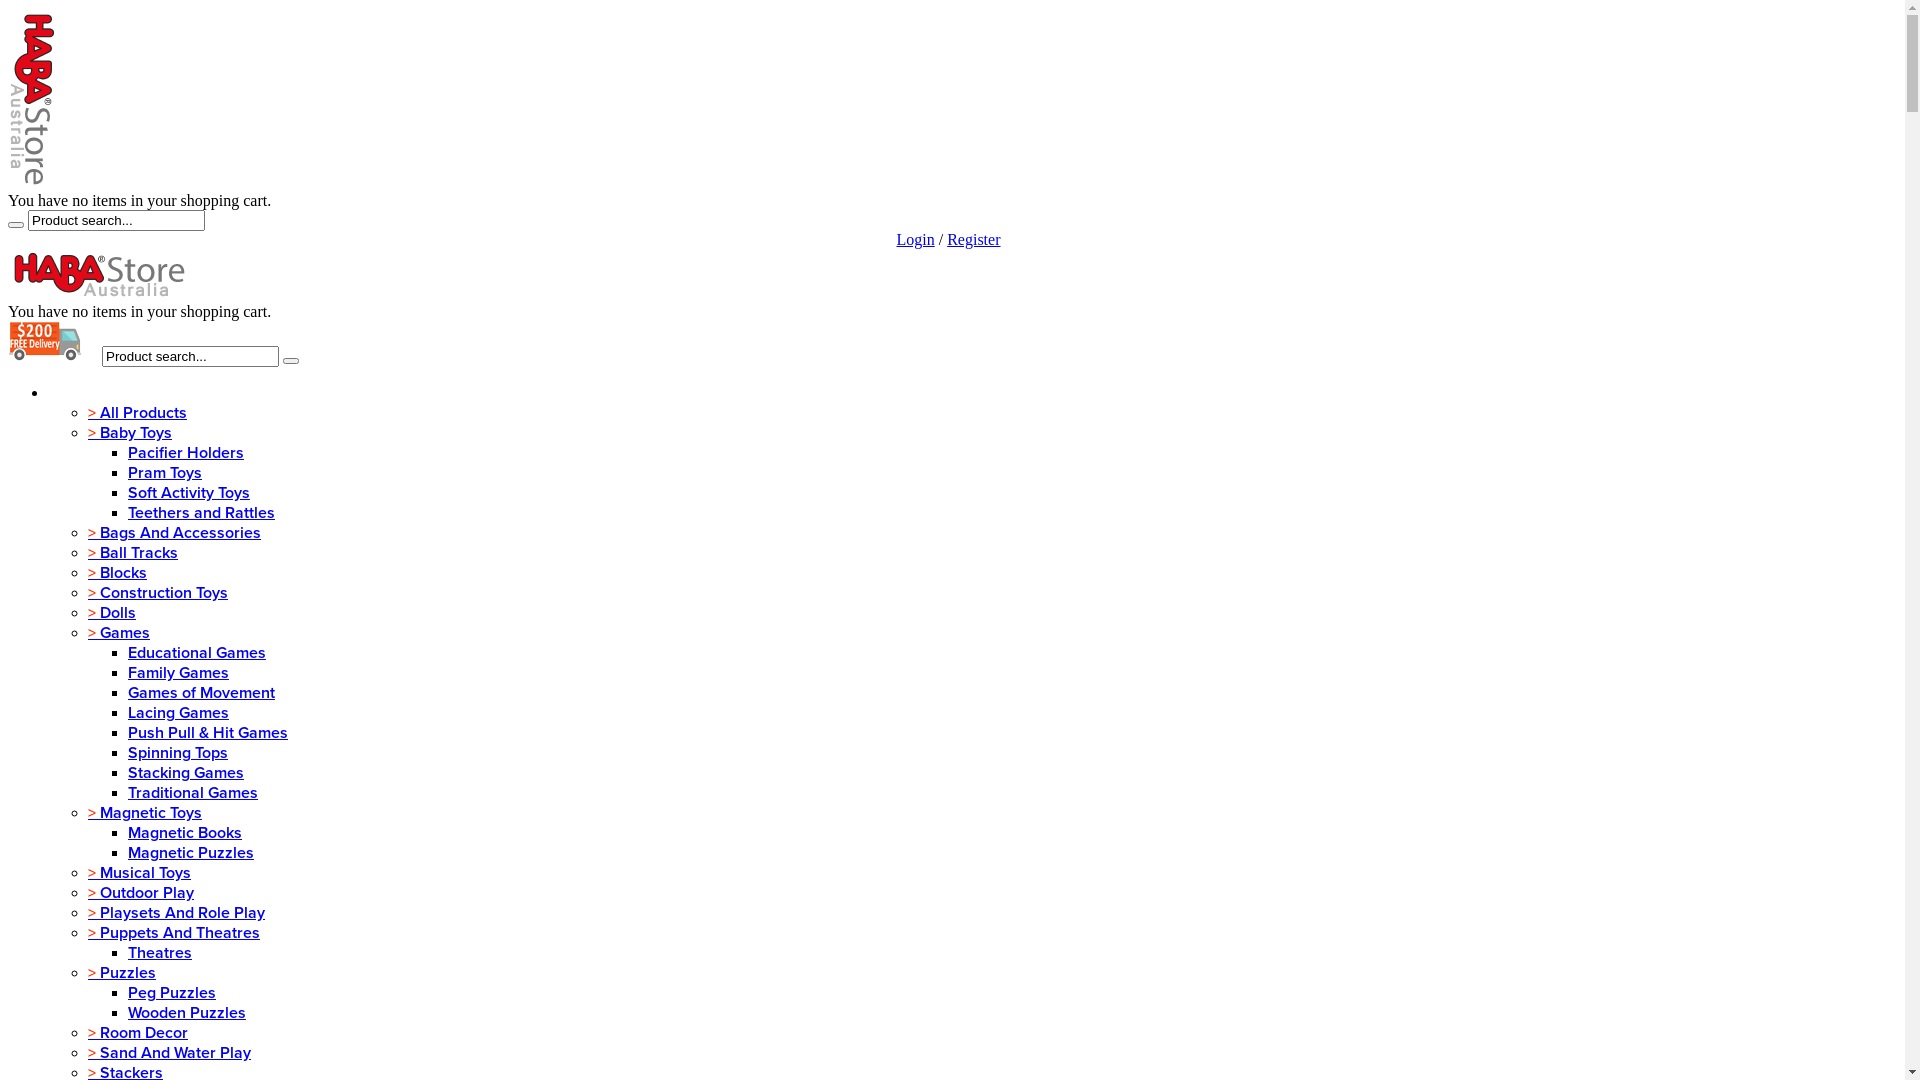 The width and height of the screenshot is (1920, 1080). Describe the element at coordinates (136, 411) in the screenshot. I see `'> All Products'` at that location.